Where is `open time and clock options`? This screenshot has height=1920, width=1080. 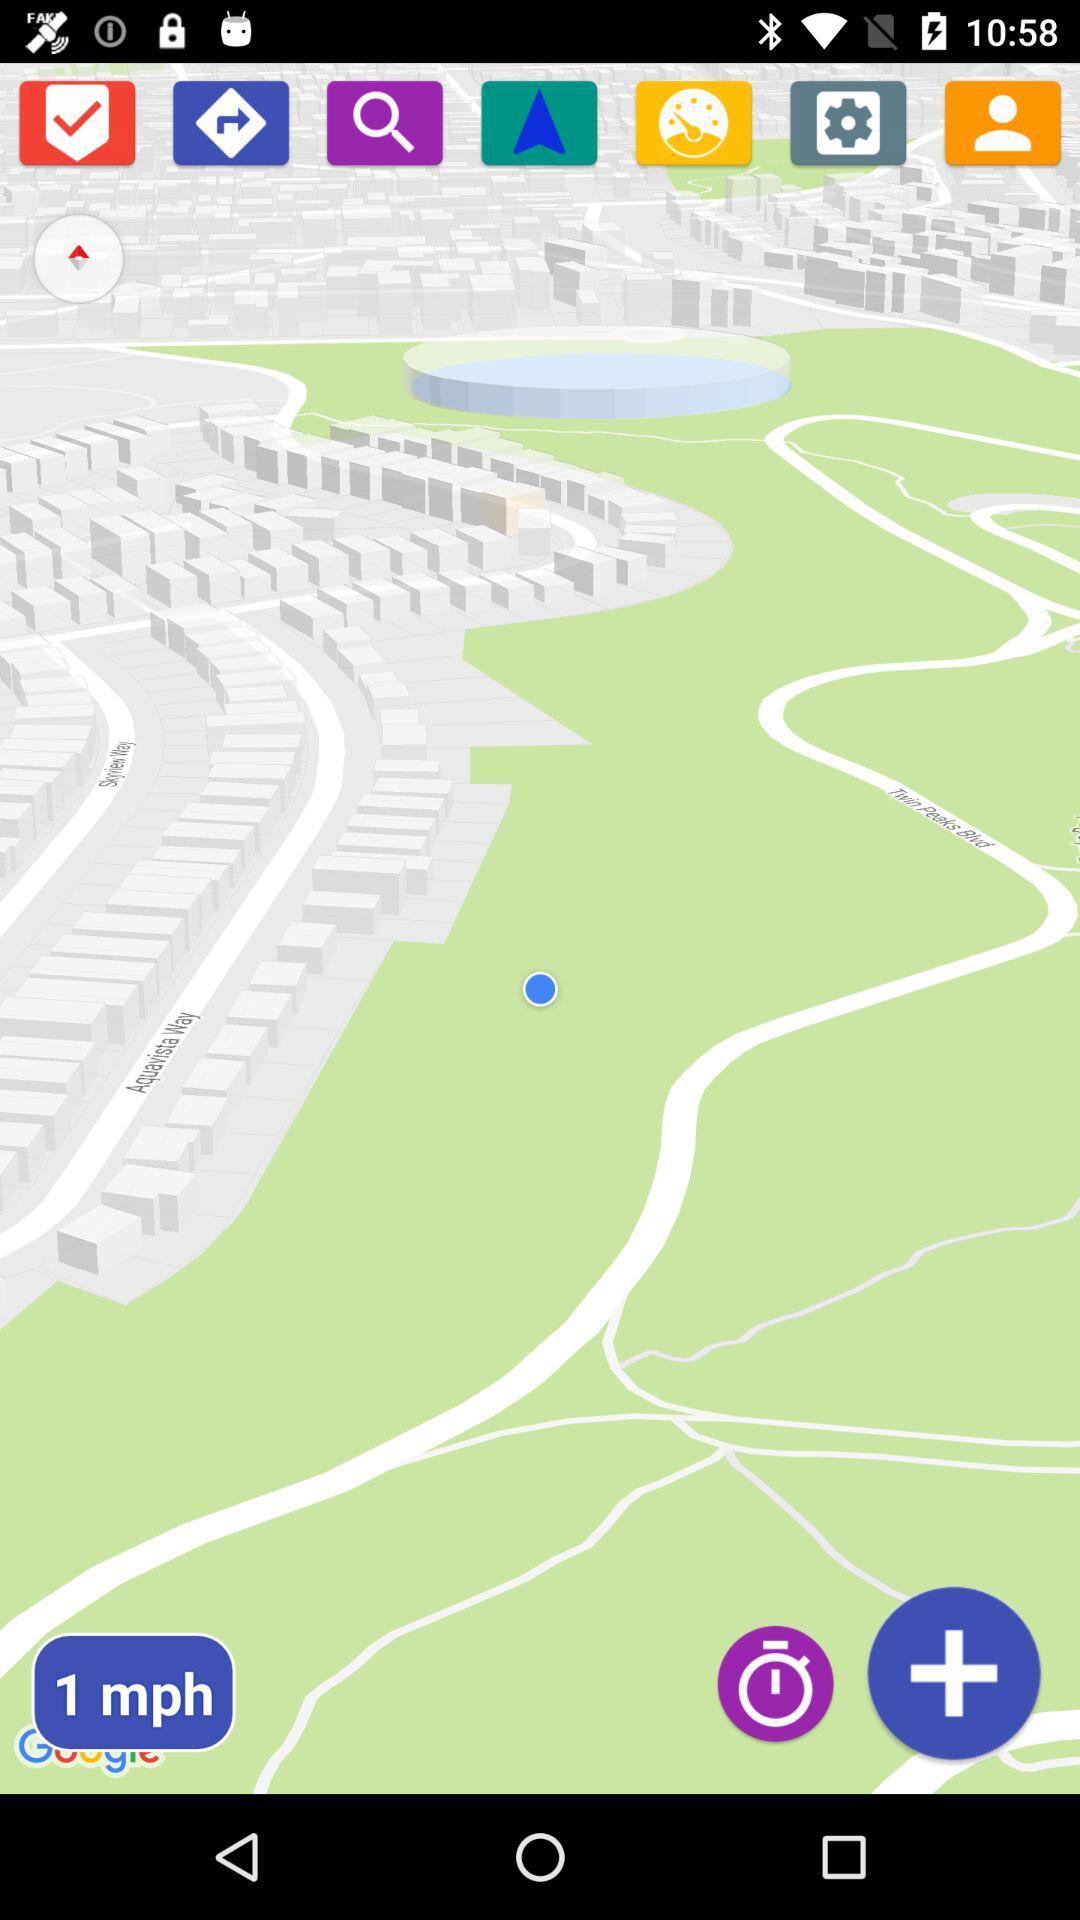
open time and clock options is located at coordinates (785, 1682).